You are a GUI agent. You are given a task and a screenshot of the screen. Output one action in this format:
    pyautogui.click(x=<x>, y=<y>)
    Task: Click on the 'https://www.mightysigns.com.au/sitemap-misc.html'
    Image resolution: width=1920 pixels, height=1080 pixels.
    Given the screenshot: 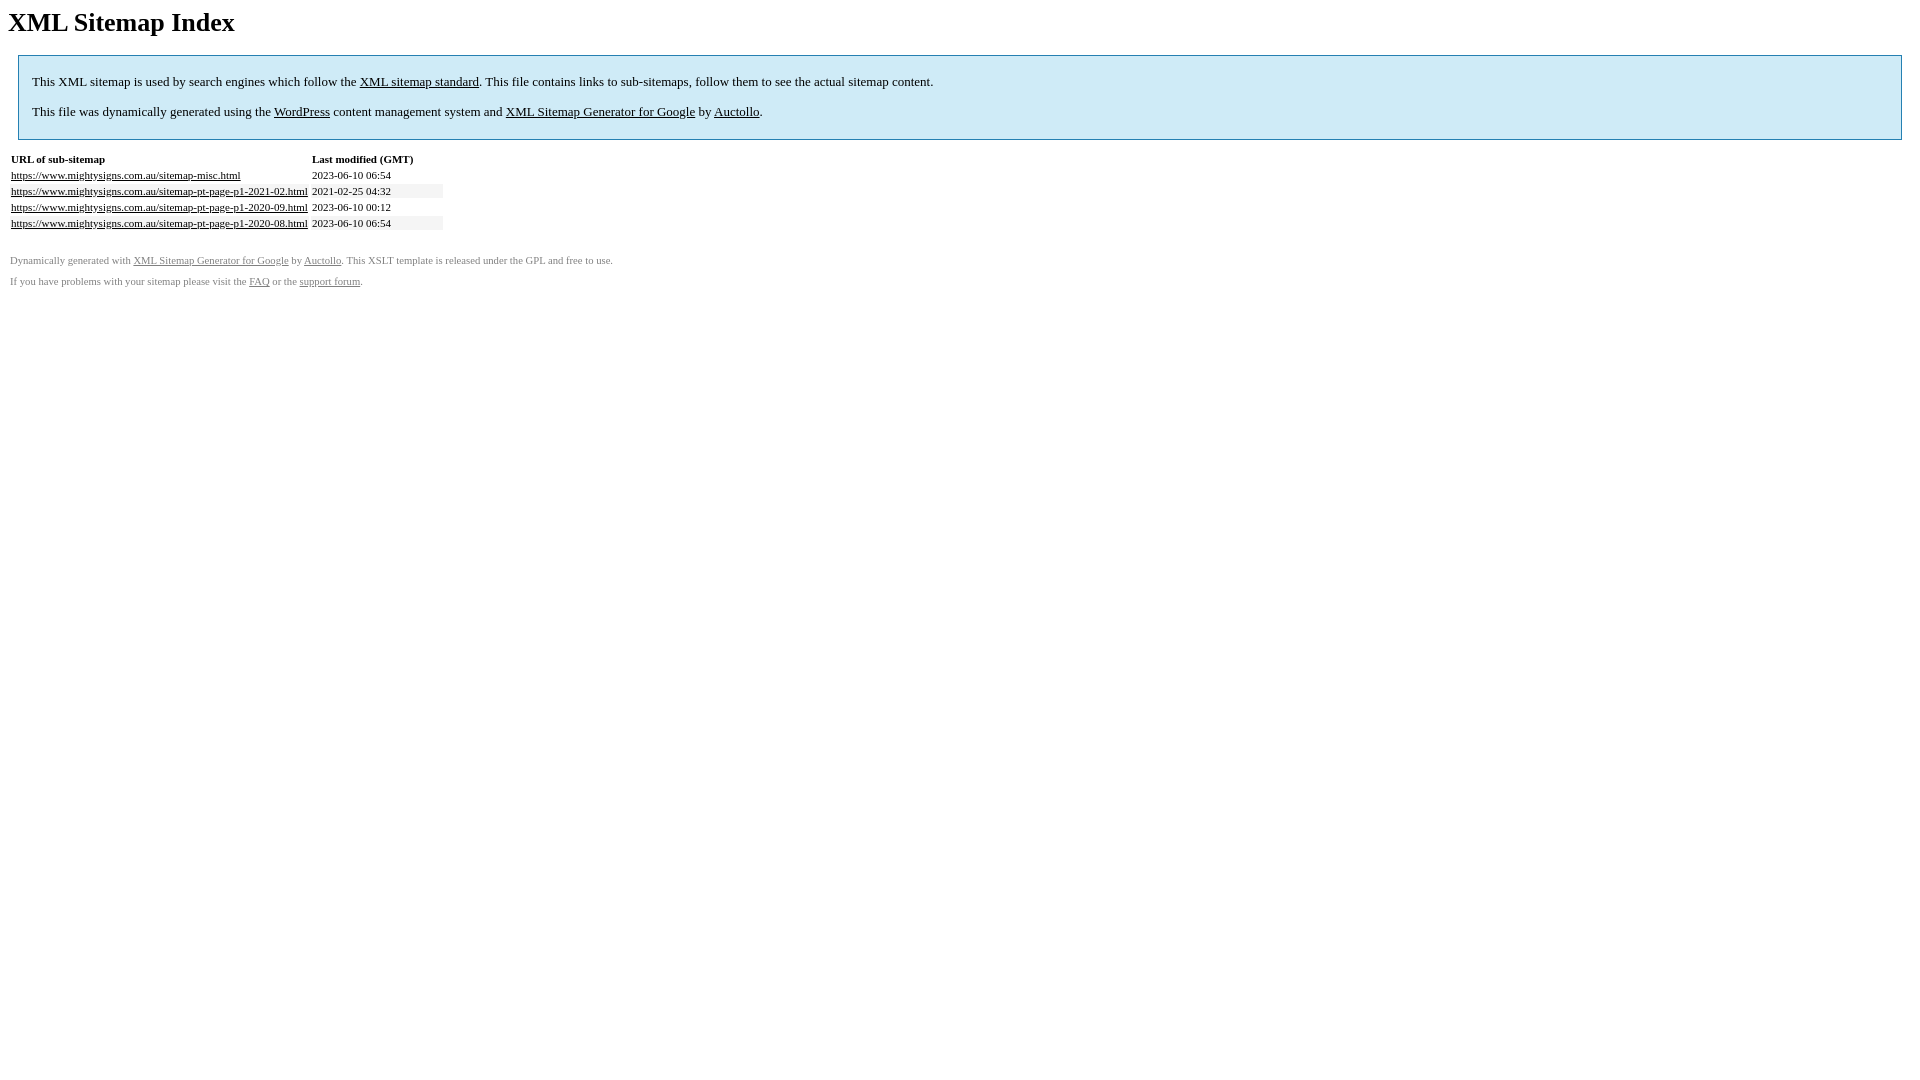 What is the action you would take?
    pyautogui.click(x=124, y=173)
    